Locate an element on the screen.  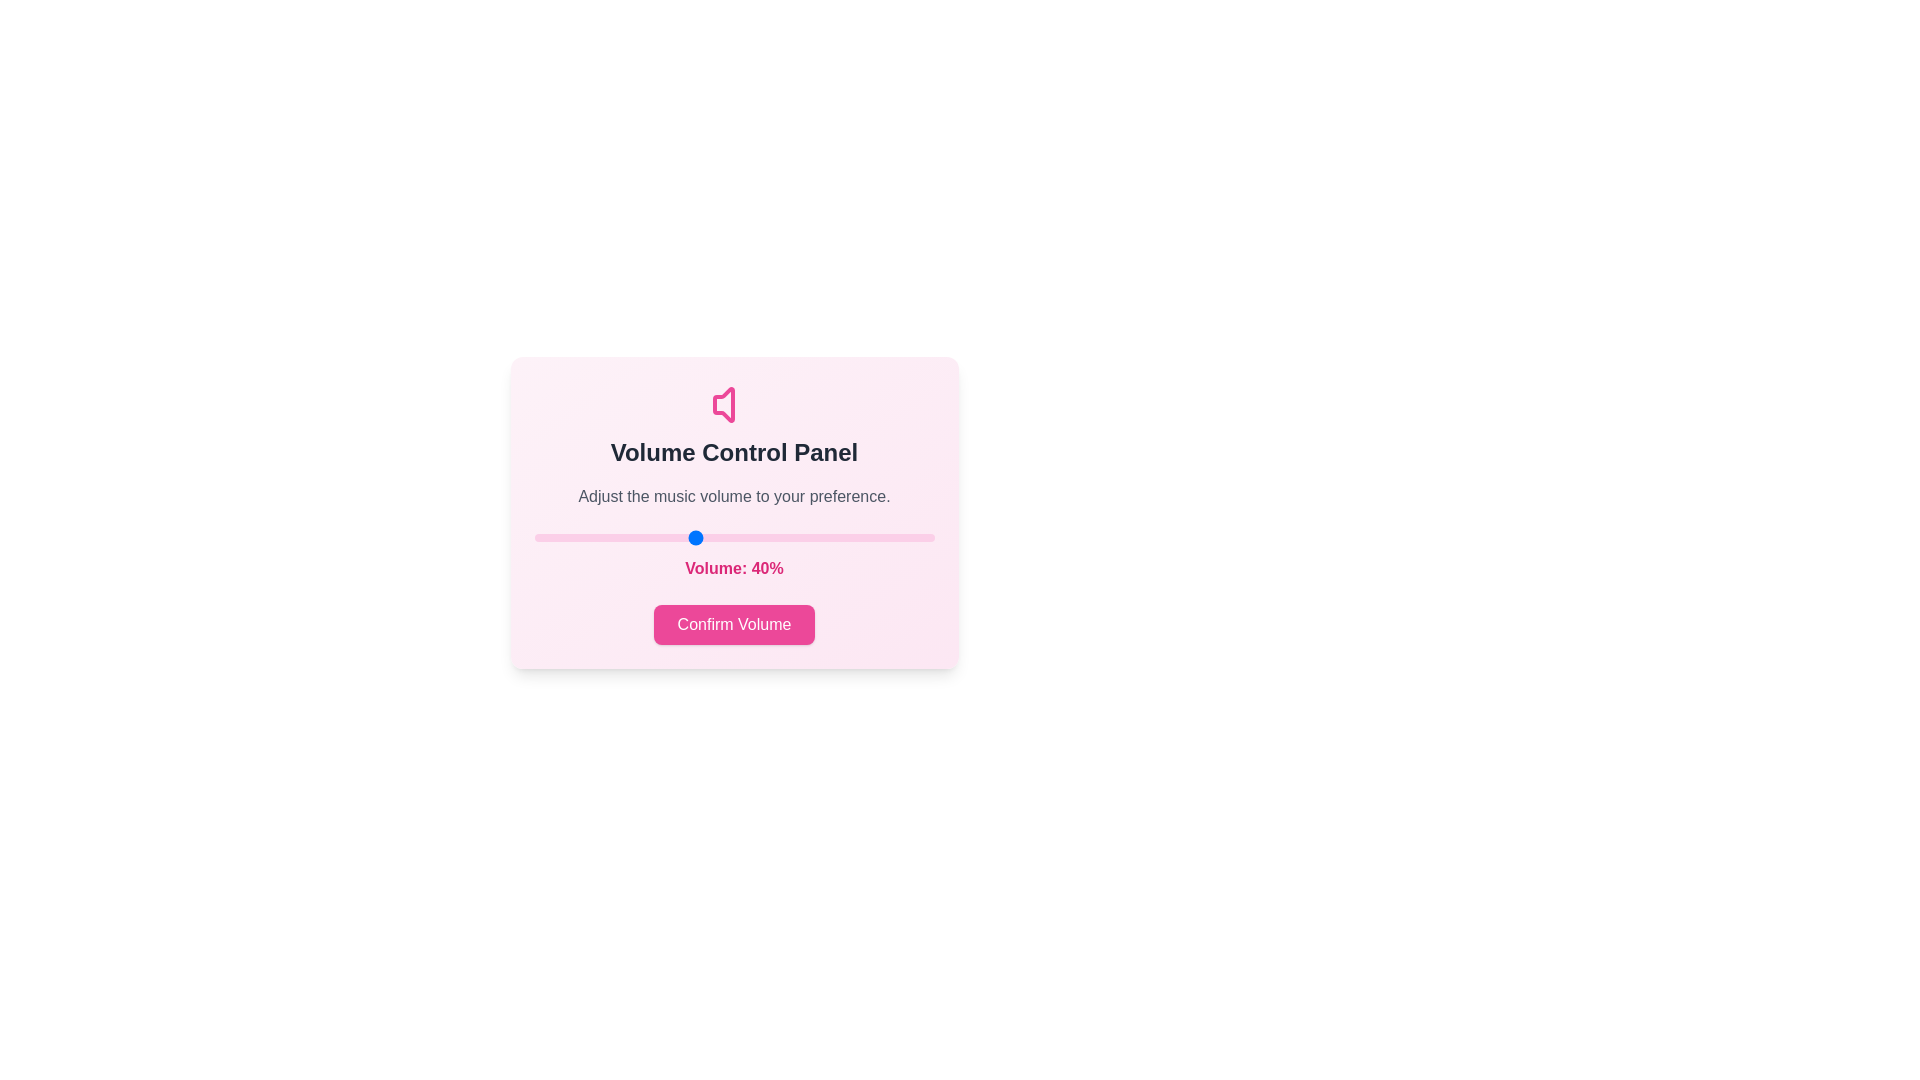
the volume to 85 percent by dragging the slider is located at coordinates (874, 536).